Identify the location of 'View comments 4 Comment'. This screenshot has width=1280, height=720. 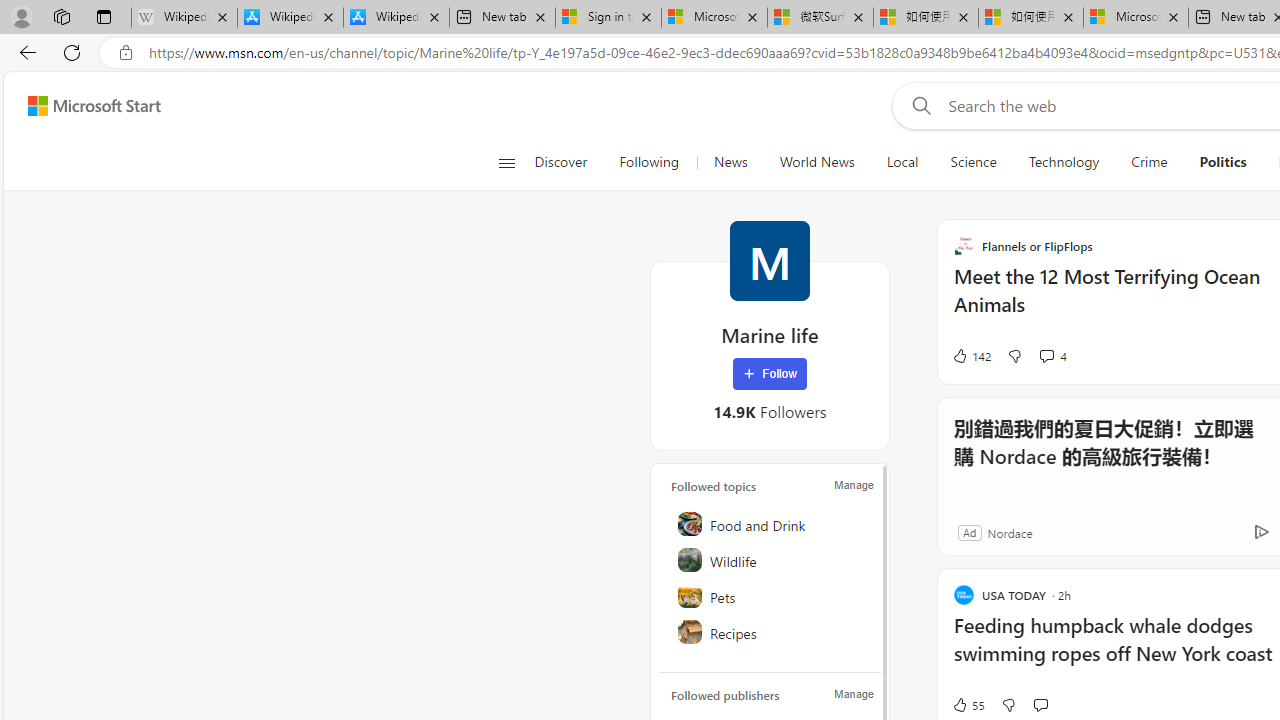
(1051, 355).